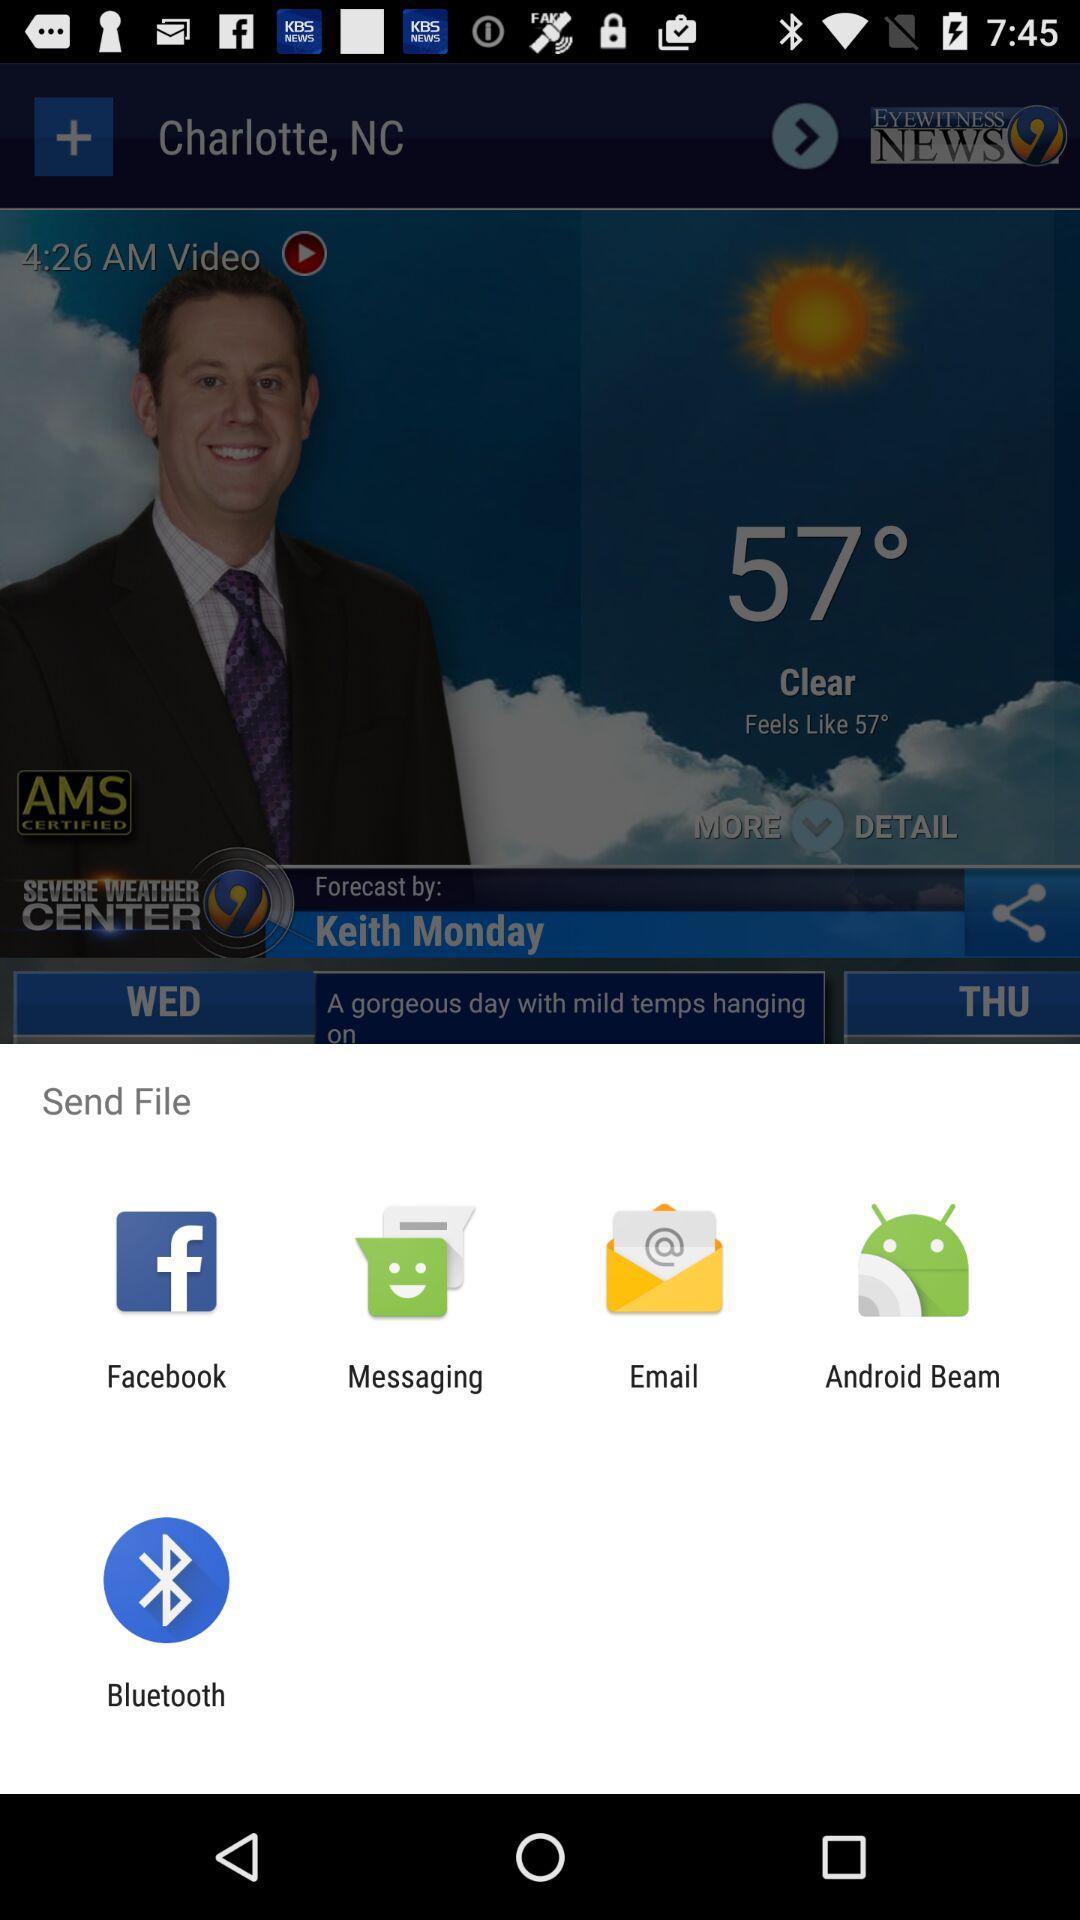 Image resolution: width=1080 pixels, height=1920 pixels. I want to click on icon to the right of messaging item, so click(664, 1392).